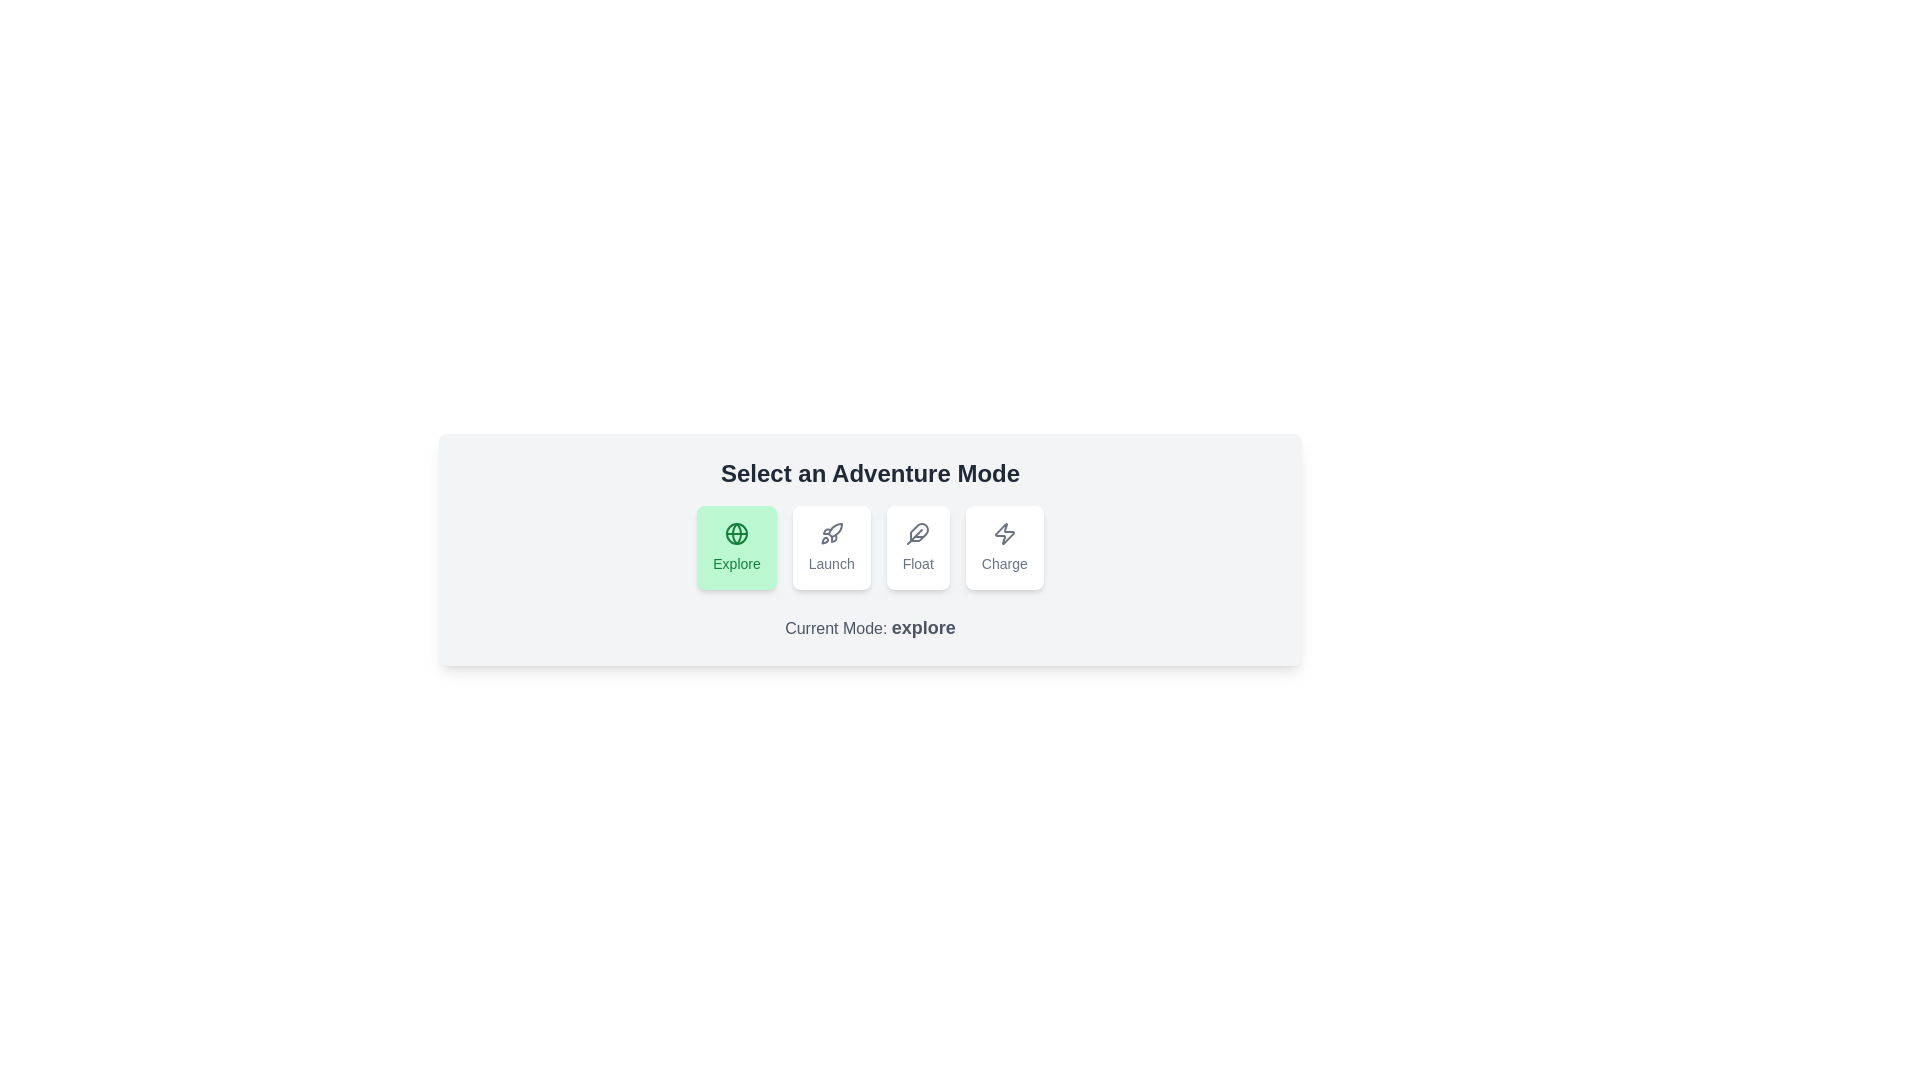 Image resolution: width=1920 pixels, height=1080 pixels. Describe the element at coordinates (831, 547) in the screenshot. I see `the mode launch by clicking its respective button` at that location.